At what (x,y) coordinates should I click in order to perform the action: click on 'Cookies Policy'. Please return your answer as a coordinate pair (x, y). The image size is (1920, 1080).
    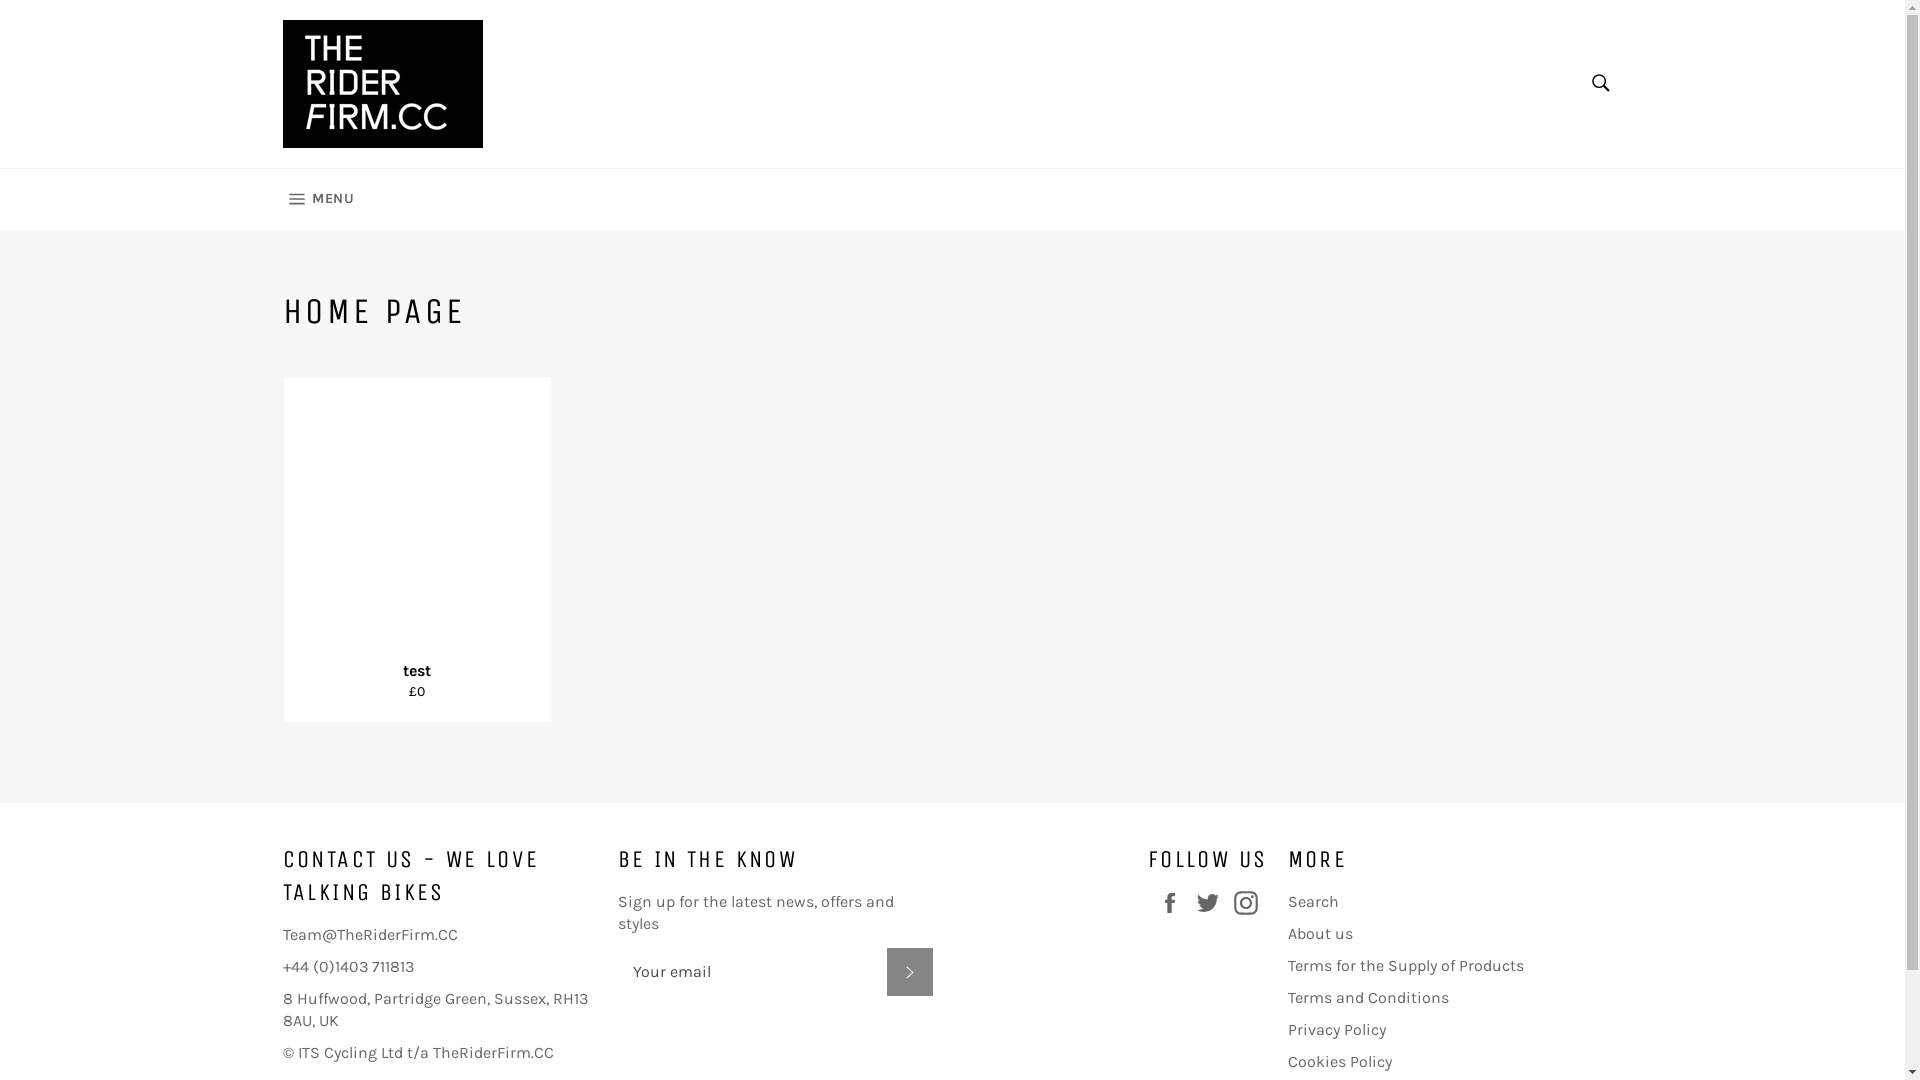
    Looking at the image, I should click on (1339, 1060).